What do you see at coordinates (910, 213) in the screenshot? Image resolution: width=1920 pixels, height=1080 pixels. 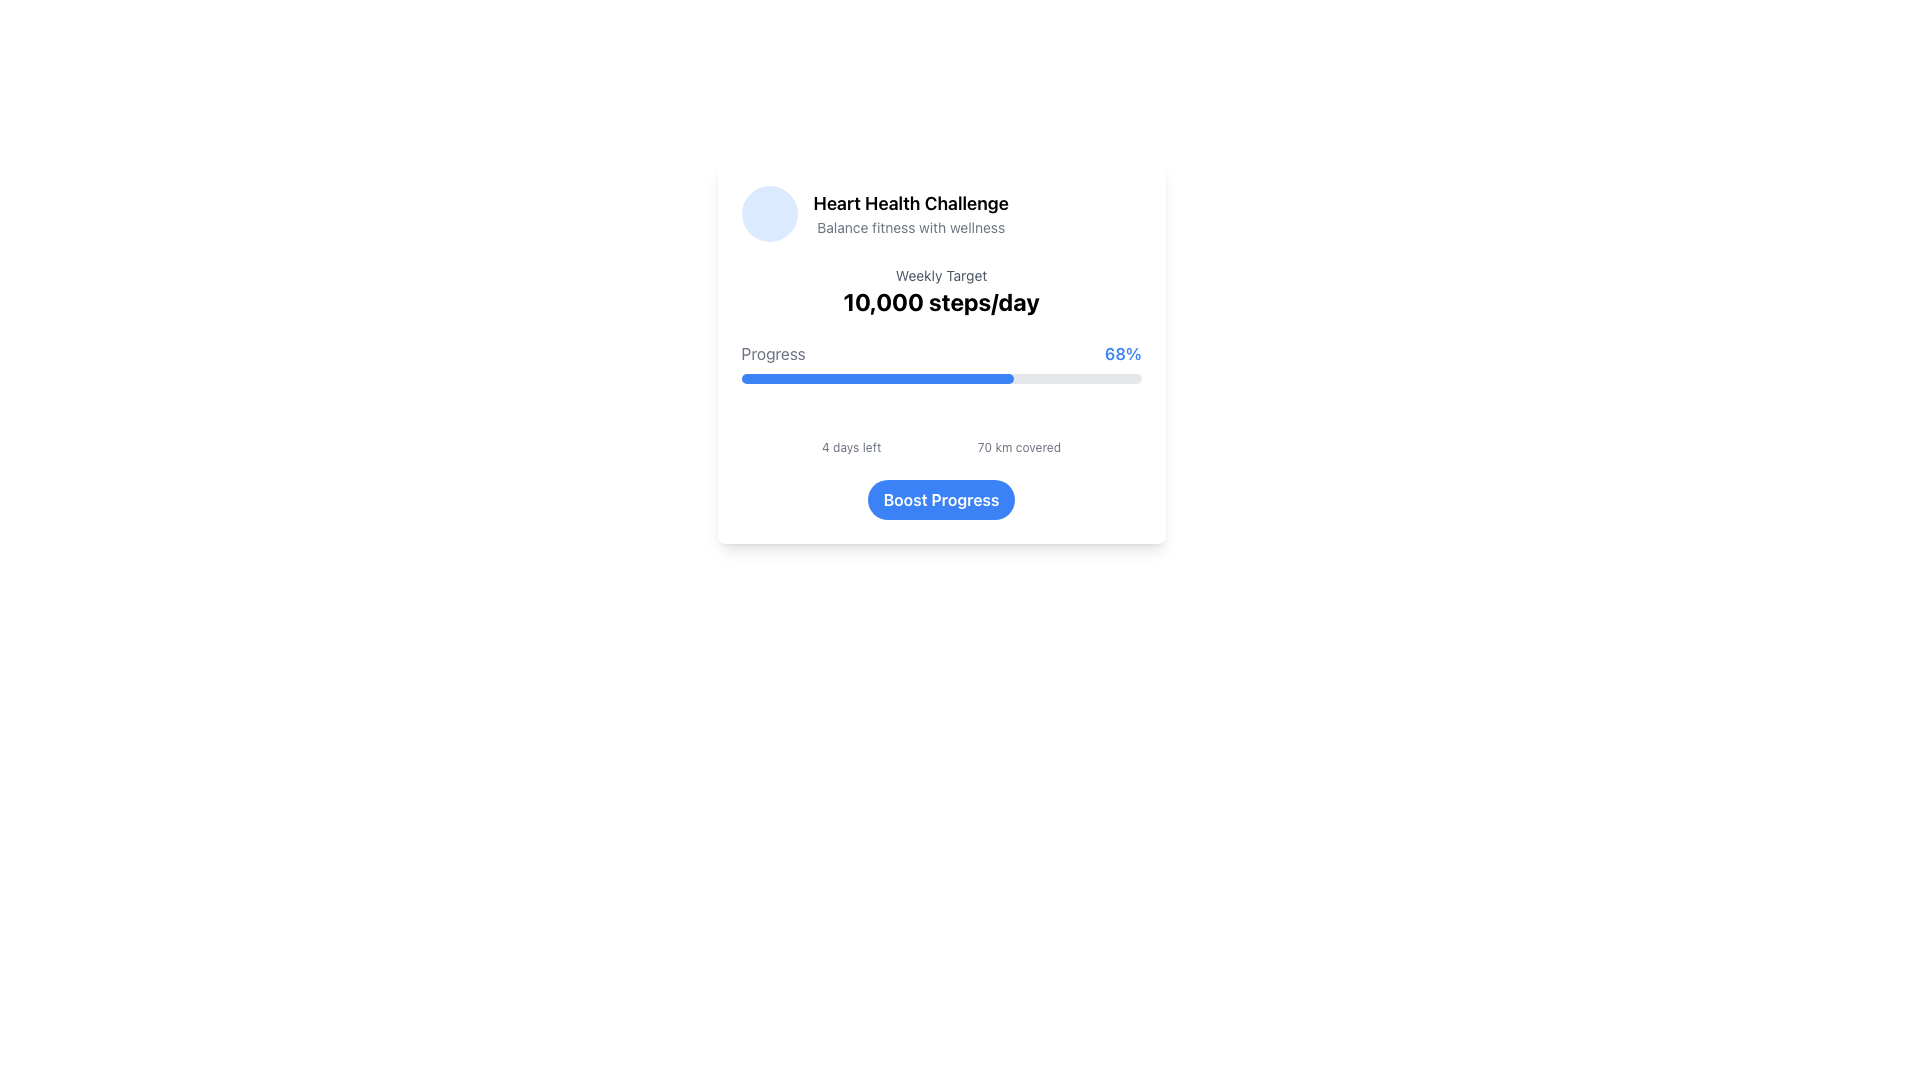 I see `the title and subtitle text element located at the upper center of the card section, which is positioned to the right of a circular blue icon and above the text 'Weekly Target 10,000 steps/day'` at bounding box center [910, 213].